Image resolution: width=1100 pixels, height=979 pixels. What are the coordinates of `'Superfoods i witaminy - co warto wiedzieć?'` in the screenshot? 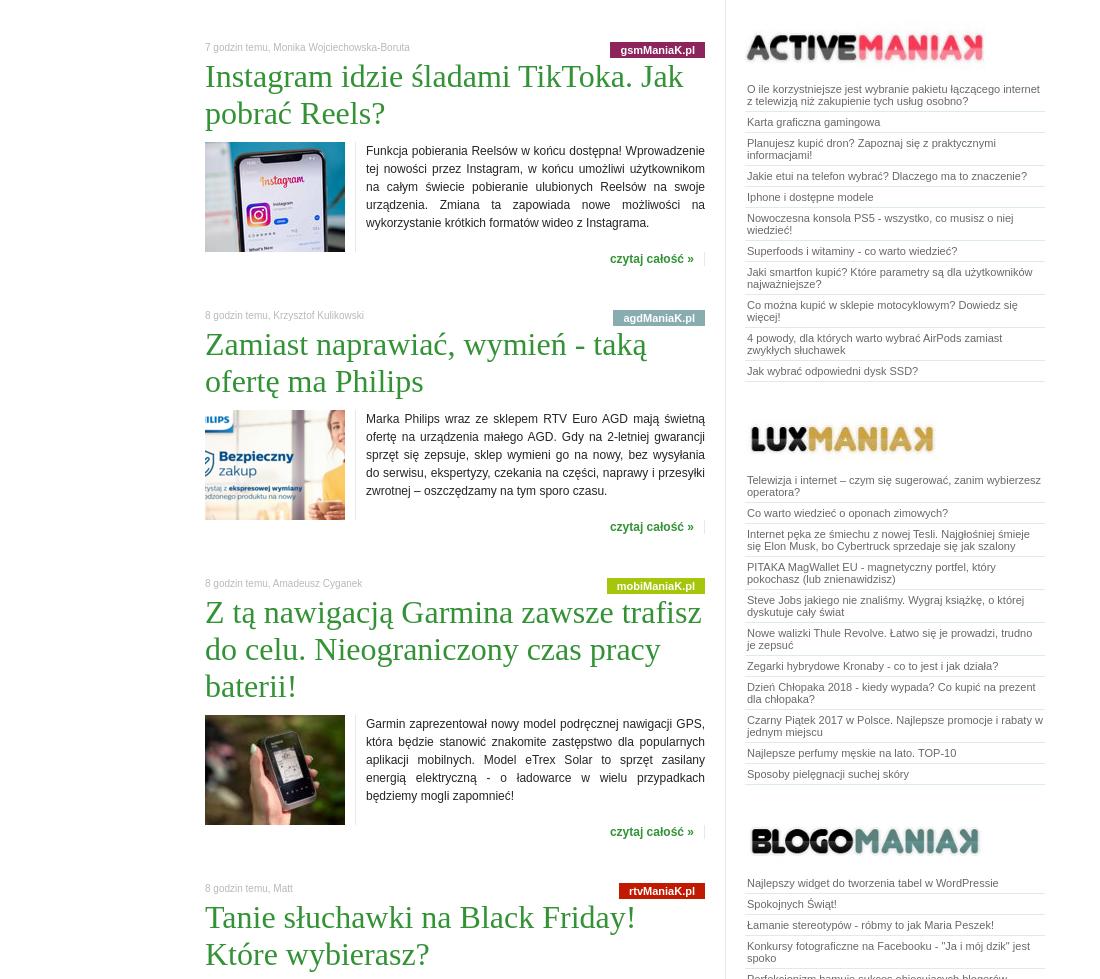 It's located at (850, 251).